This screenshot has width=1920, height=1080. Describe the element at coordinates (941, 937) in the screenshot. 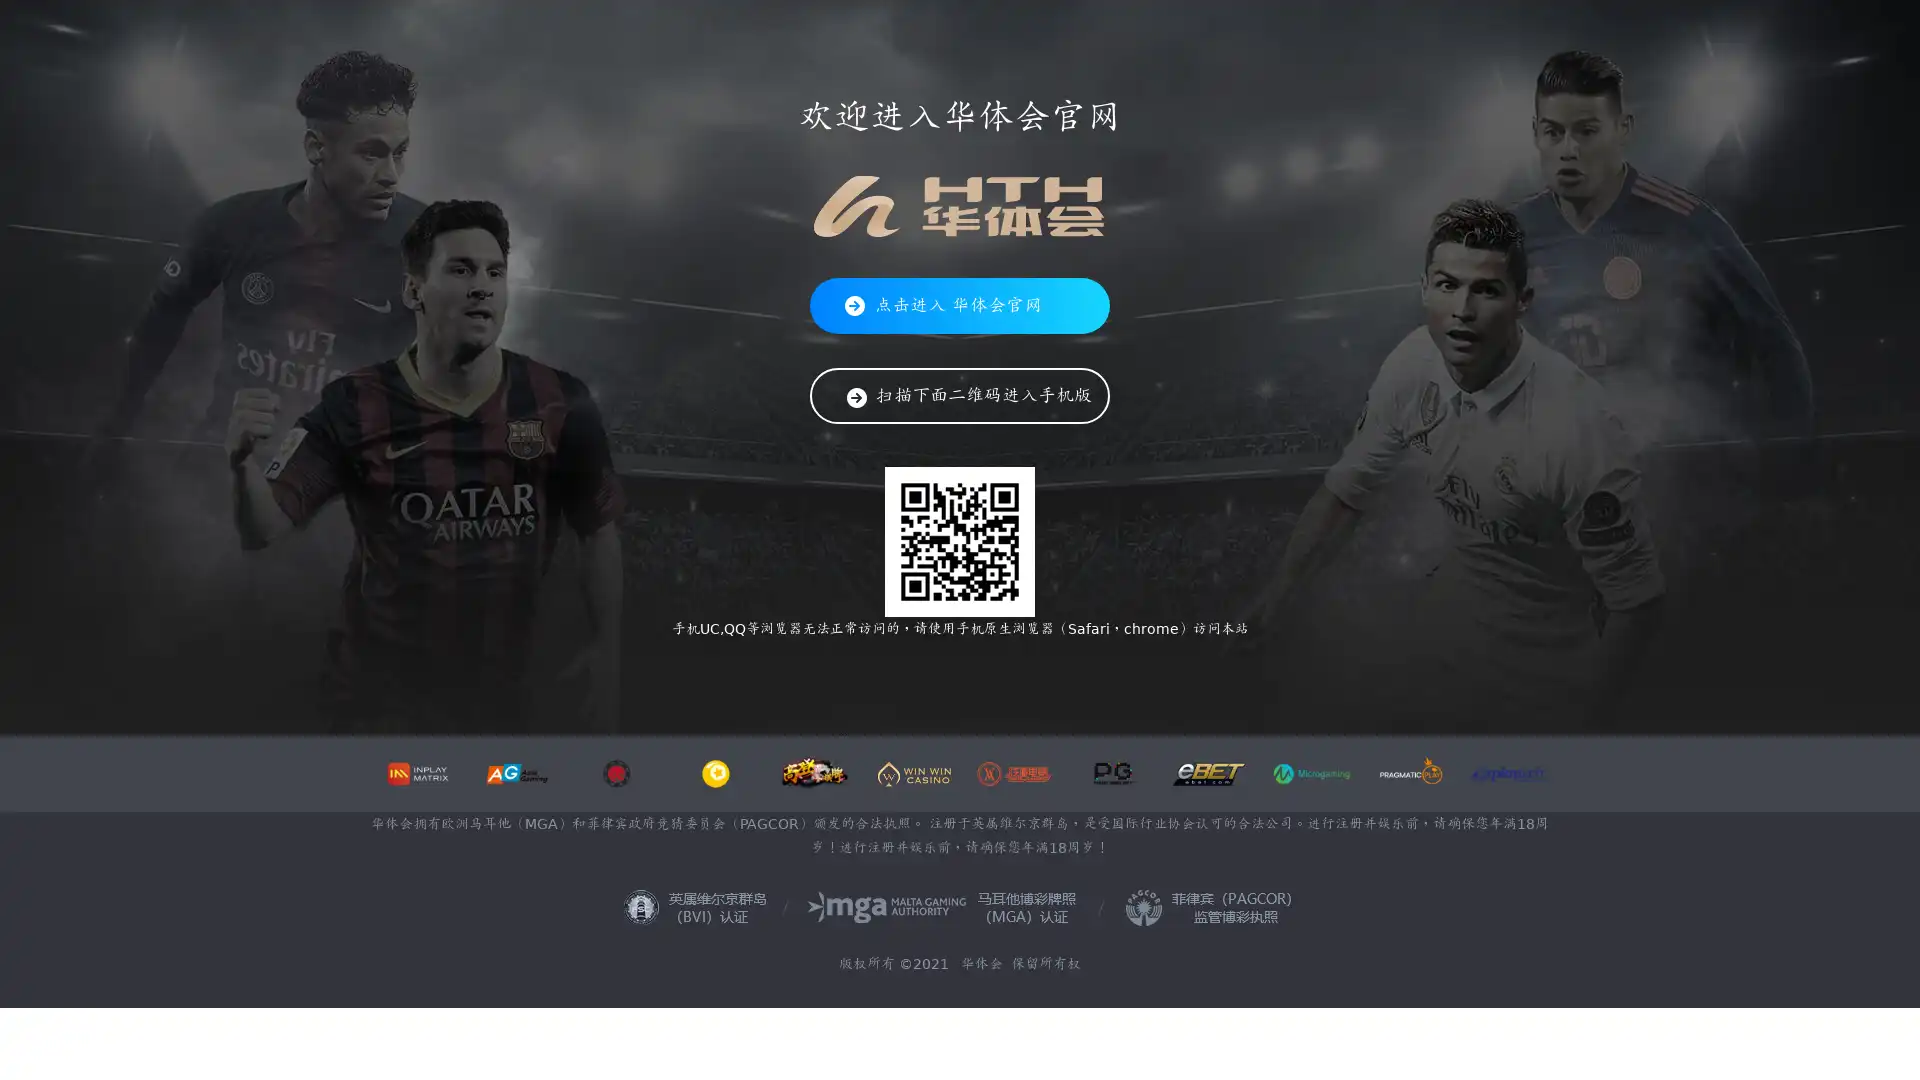

I see `Next` at that location.